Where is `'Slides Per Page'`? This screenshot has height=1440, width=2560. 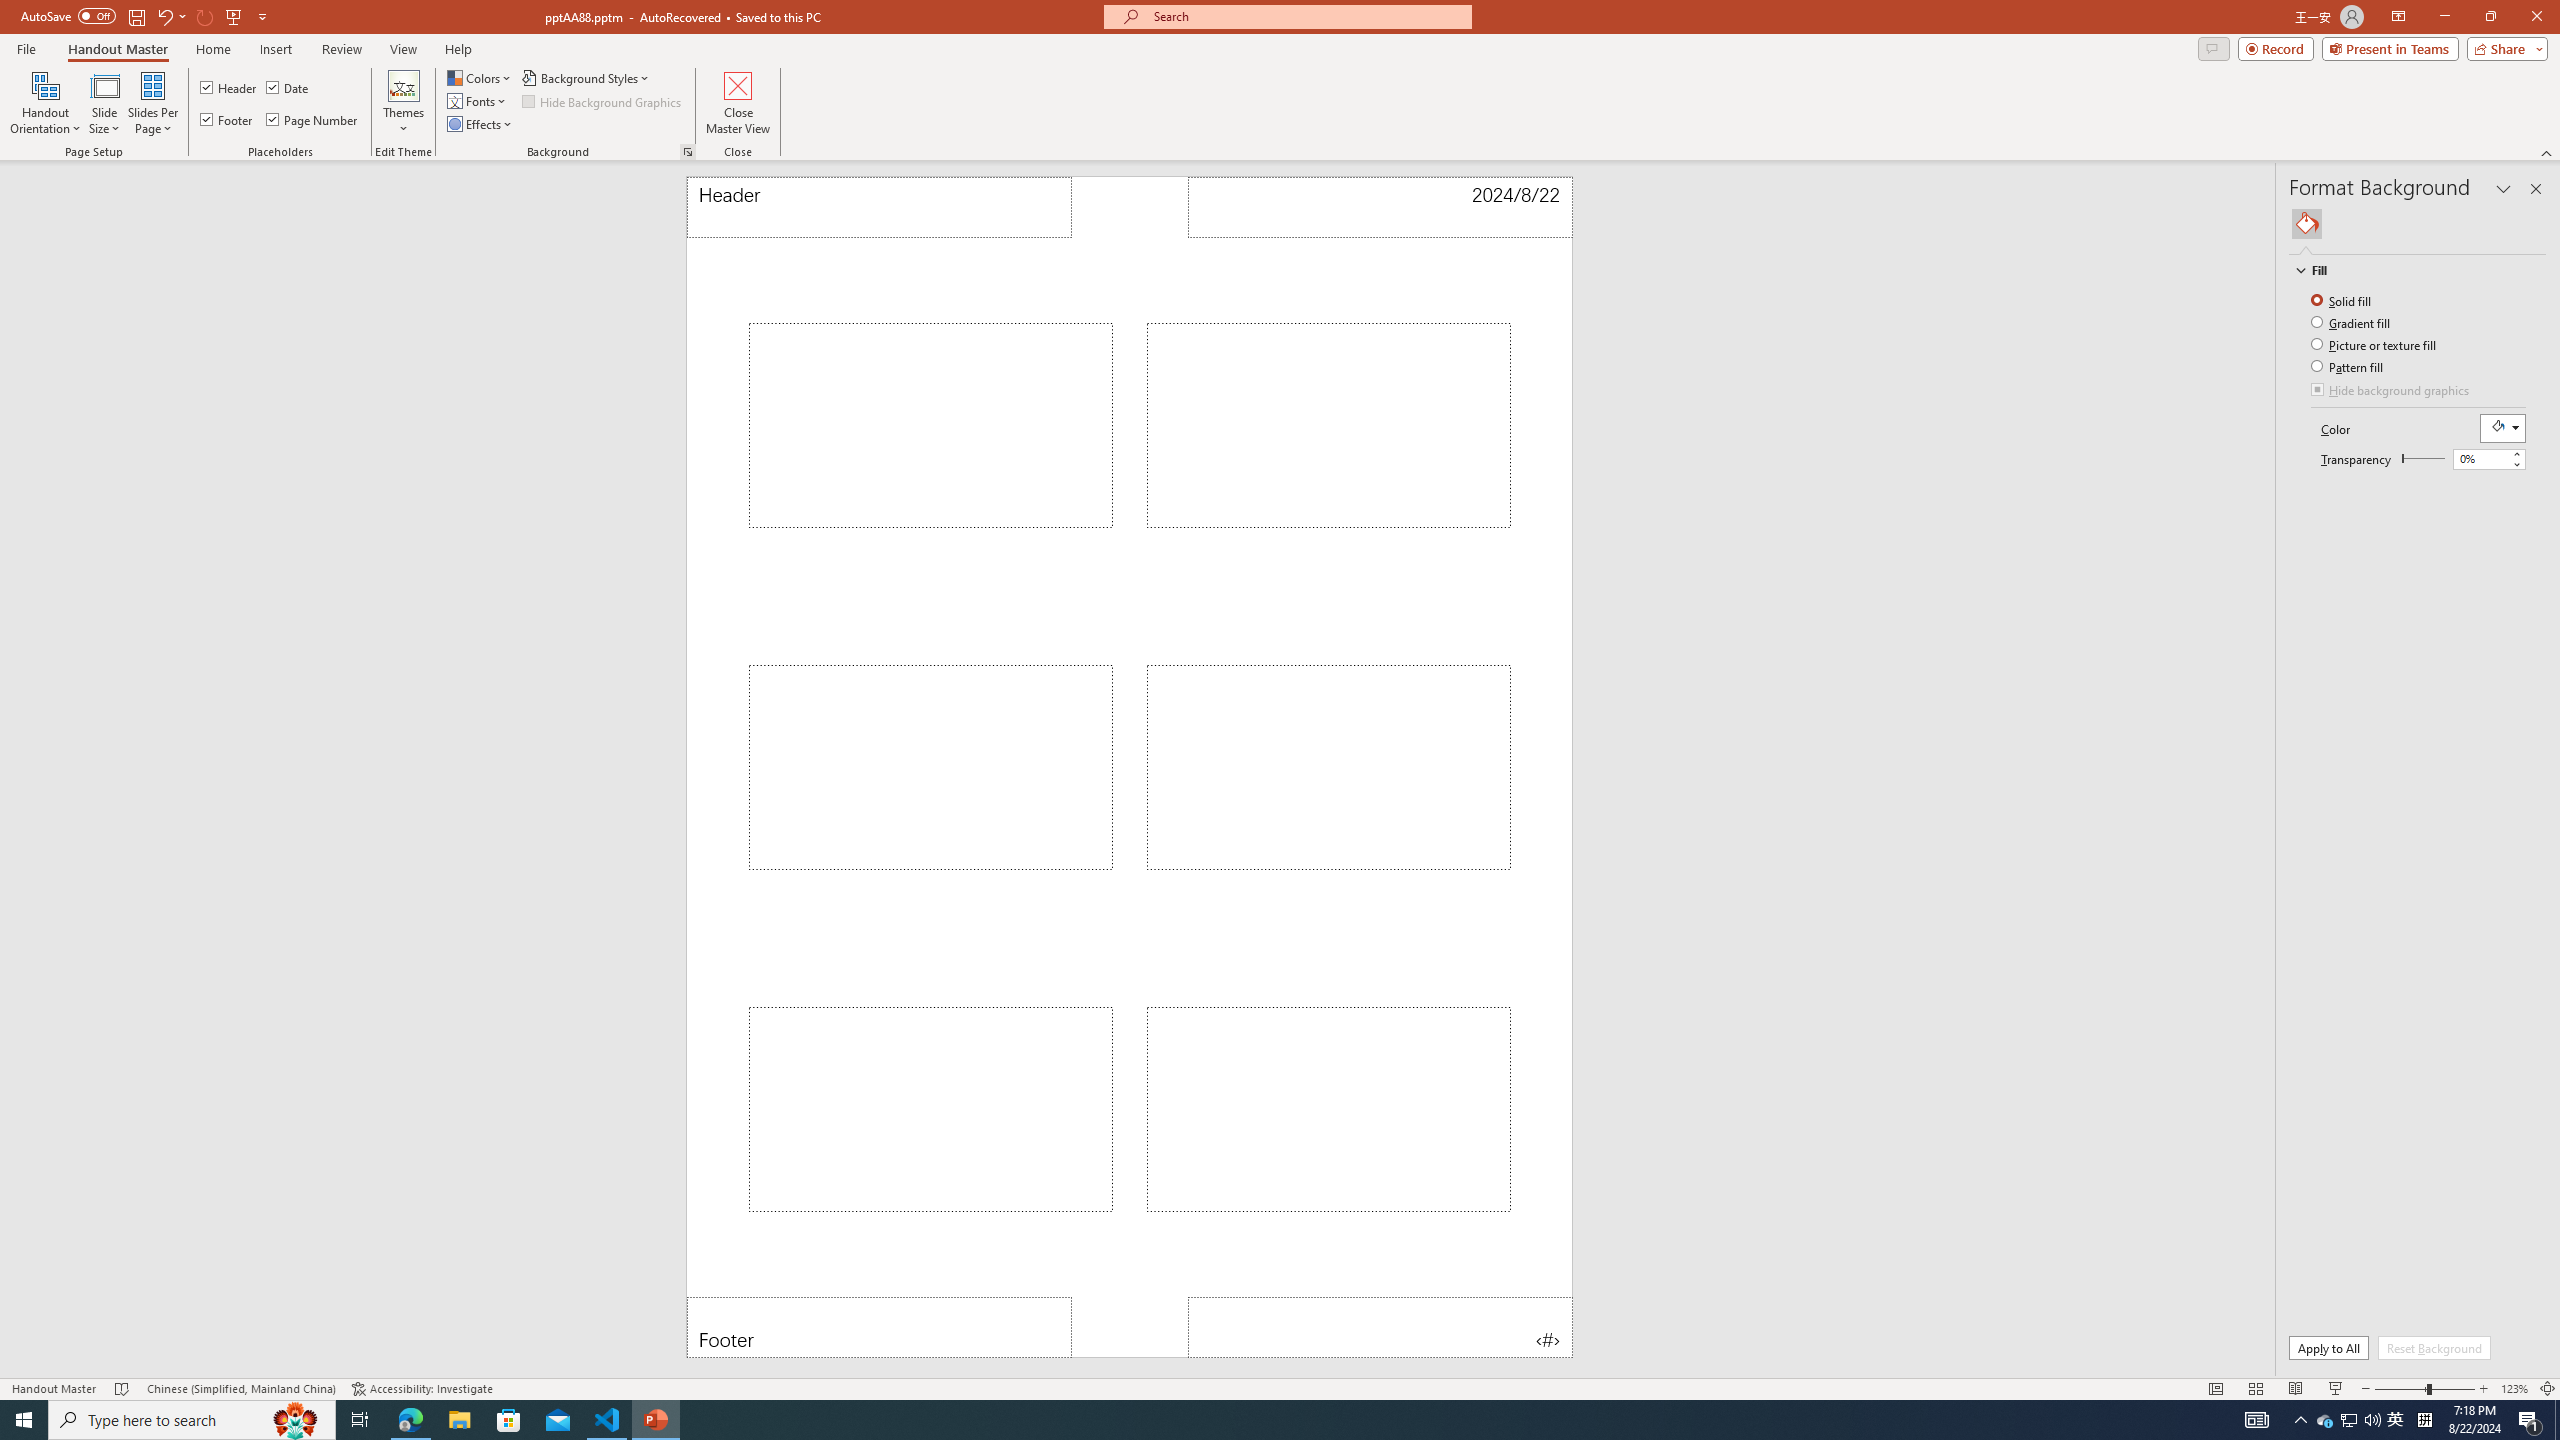 'Slides Per Page' is located at coordinates (152, 103).